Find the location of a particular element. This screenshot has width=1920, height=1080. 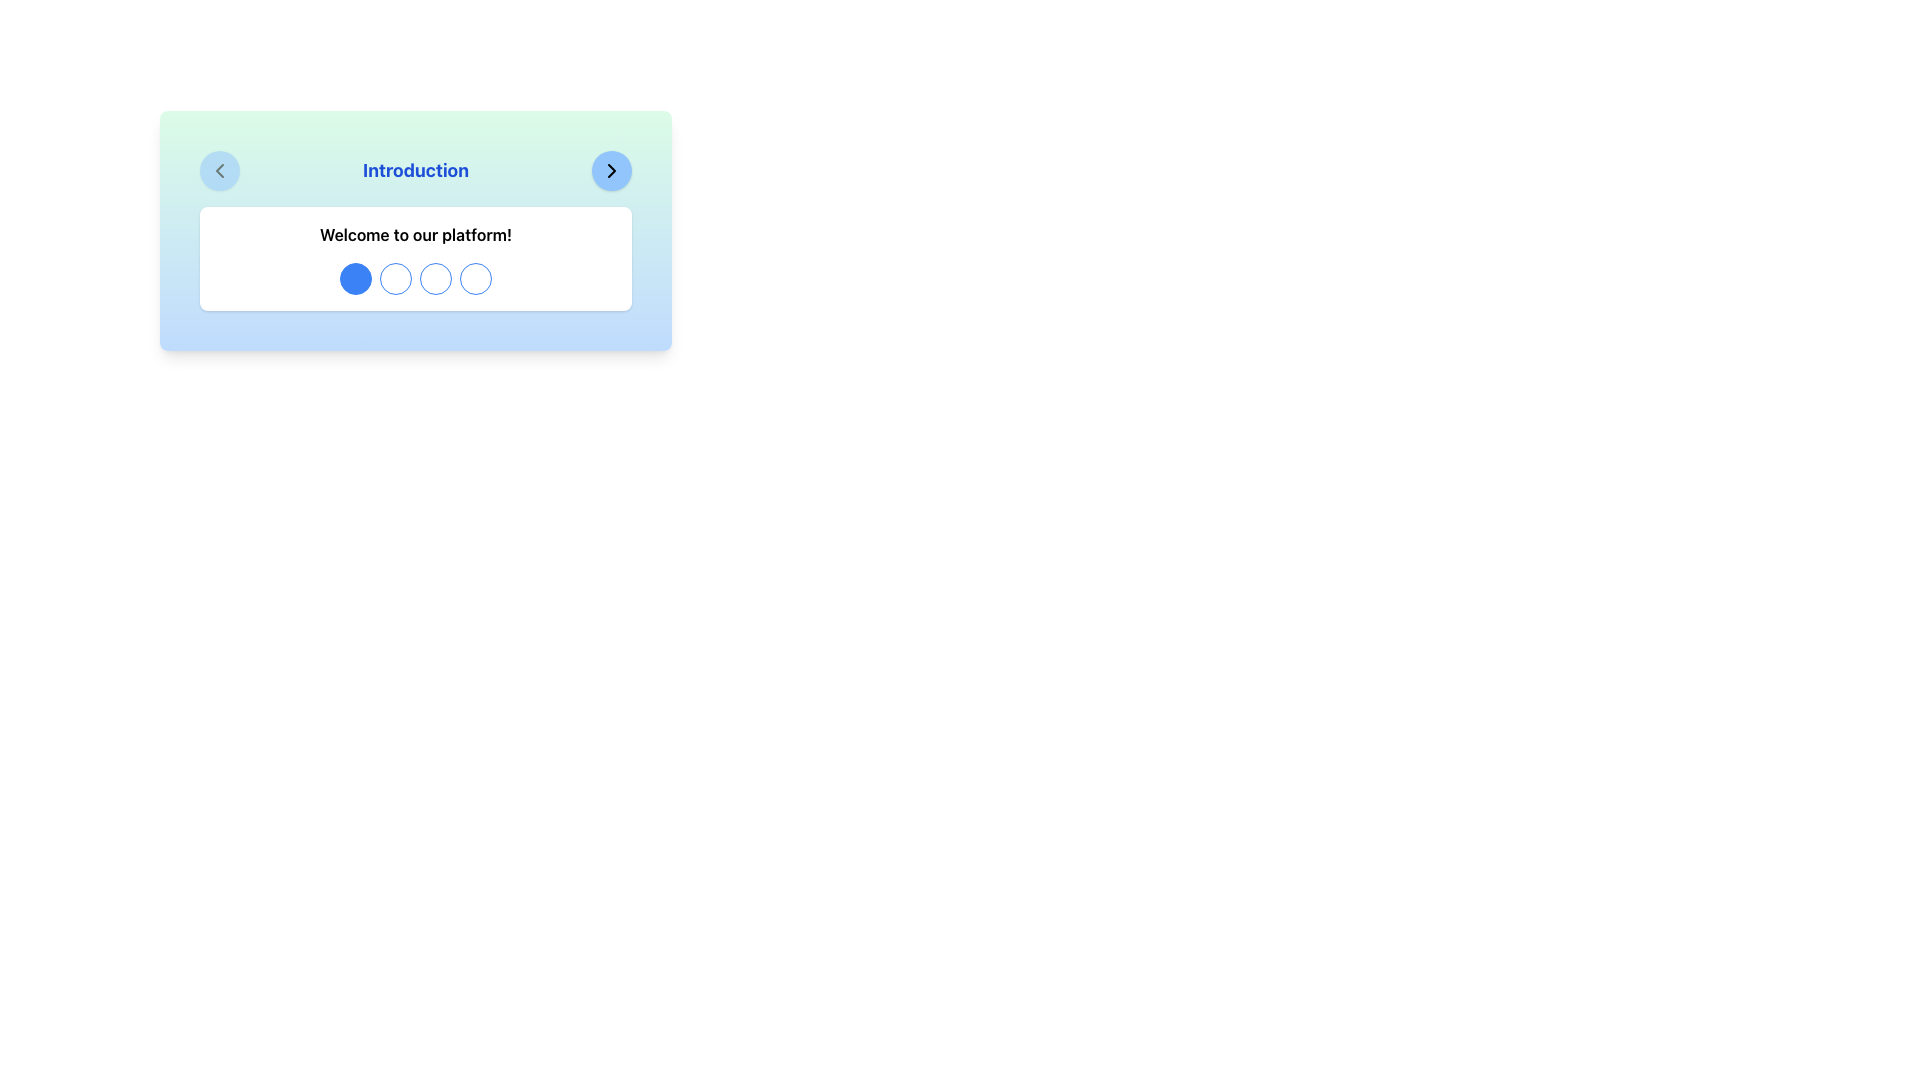

the circular button with a light blue background and a black chevron pointing right is located at coordinates (610, 169).